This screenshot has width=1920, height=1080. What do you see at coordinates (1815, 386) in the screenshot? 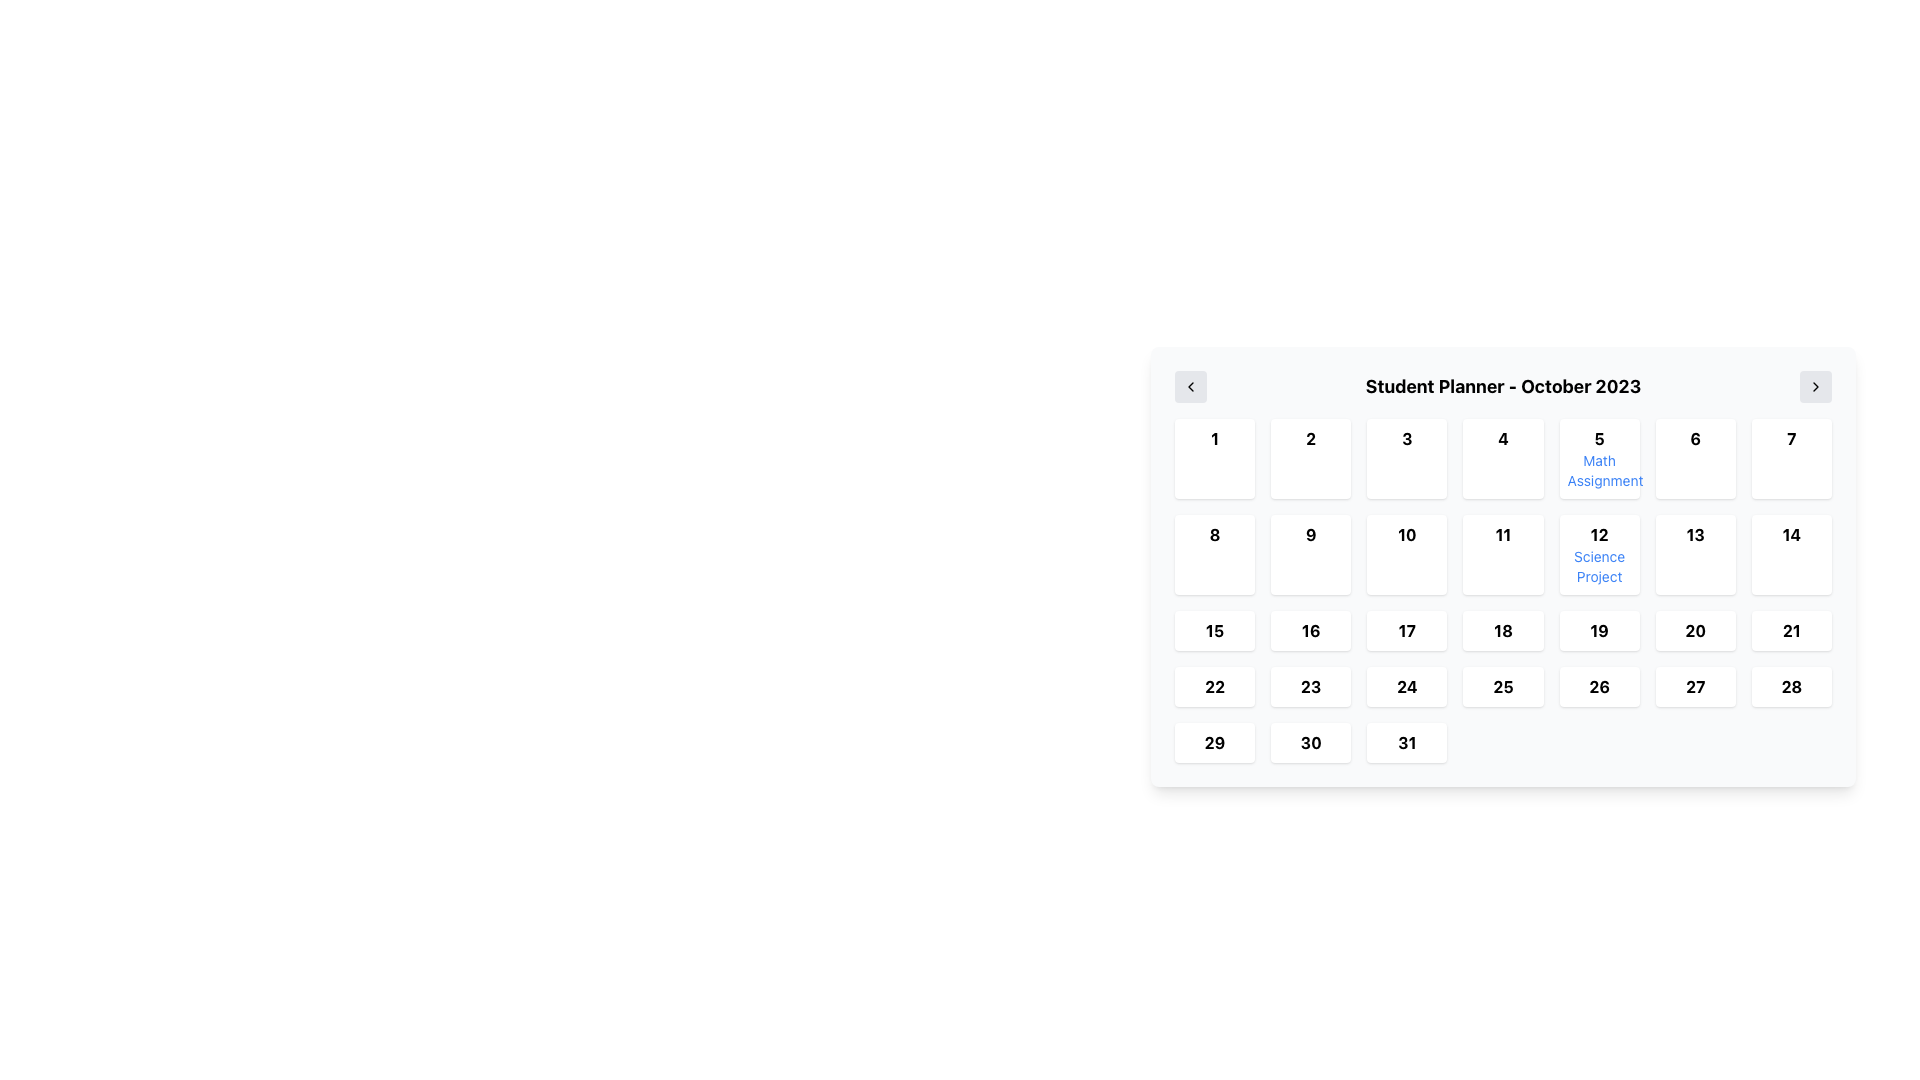
I see `the navigation button located in the top-right corner of the 'Student Planner - October 2023' component` at bounding box center [1815, 386].